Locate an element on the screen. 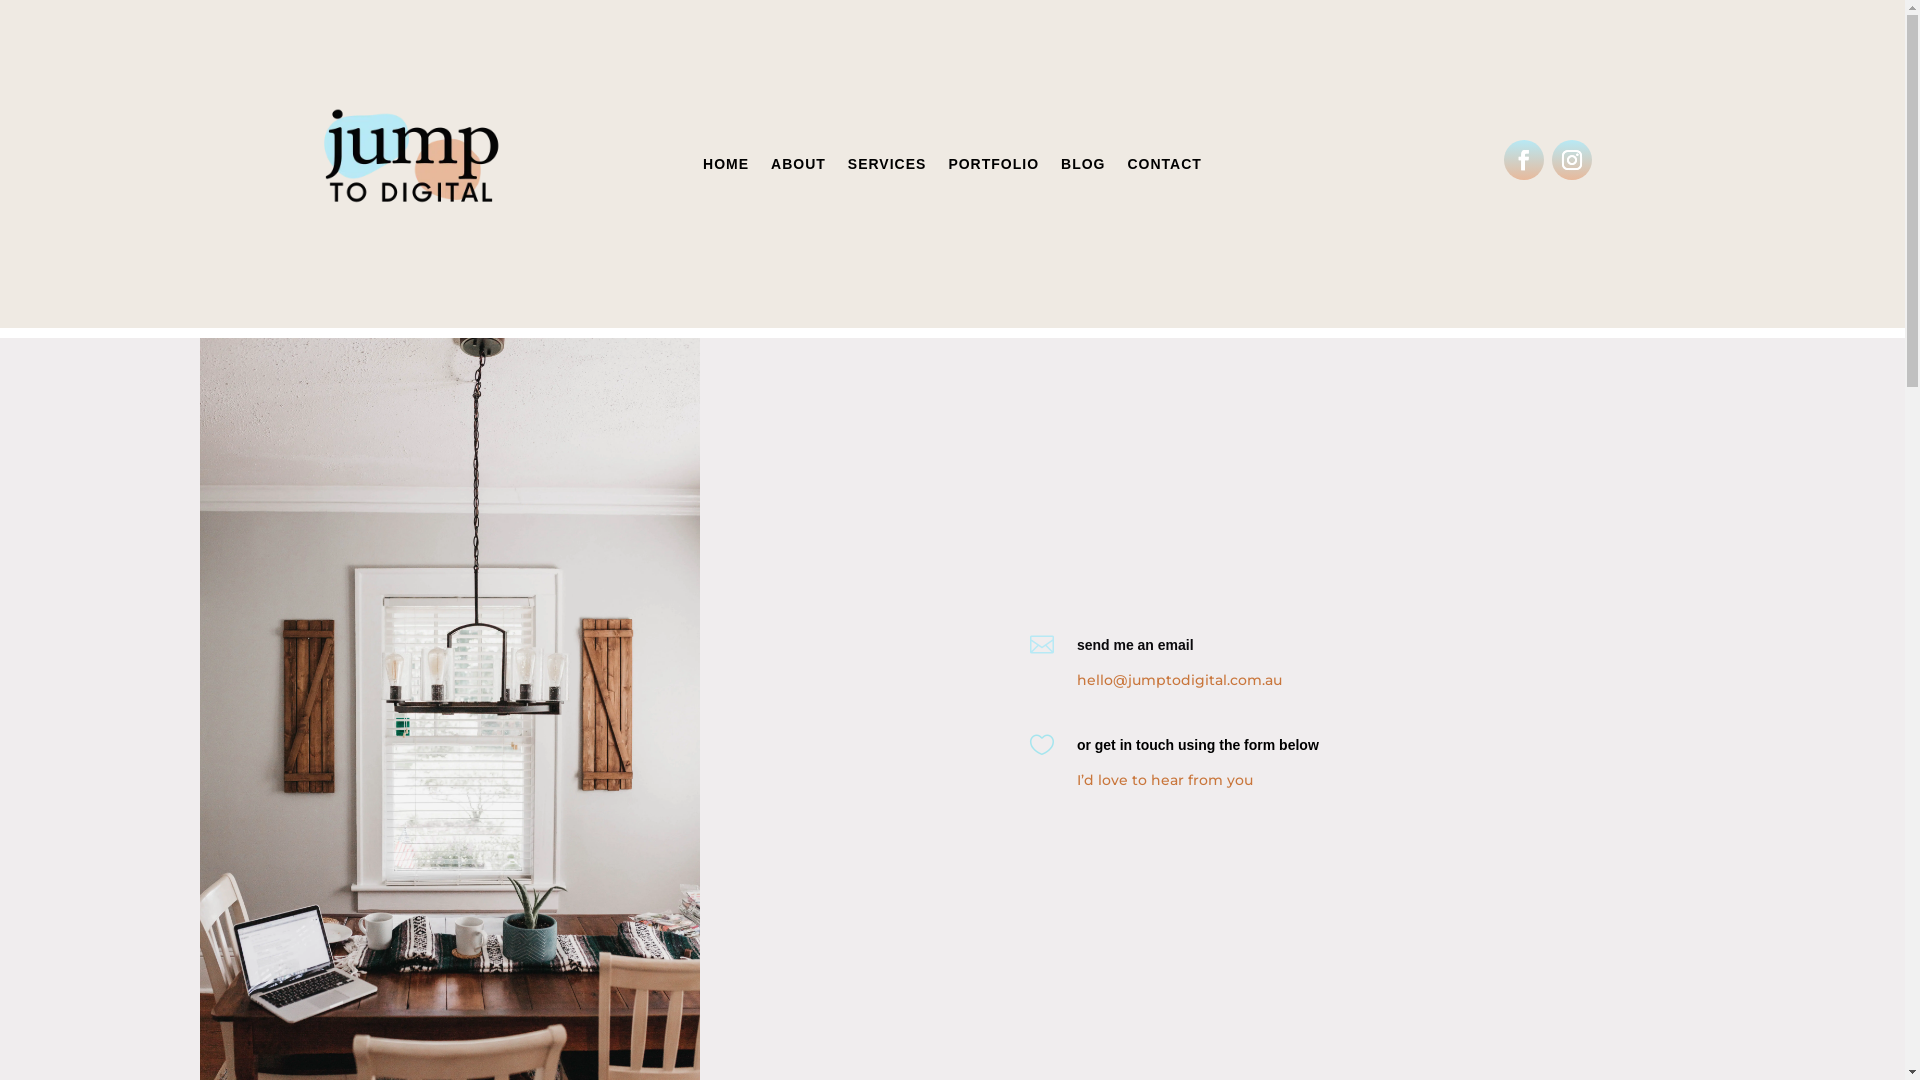 The image size is (1920, 1080). 'HOME' is located at coordinates (702, 167).